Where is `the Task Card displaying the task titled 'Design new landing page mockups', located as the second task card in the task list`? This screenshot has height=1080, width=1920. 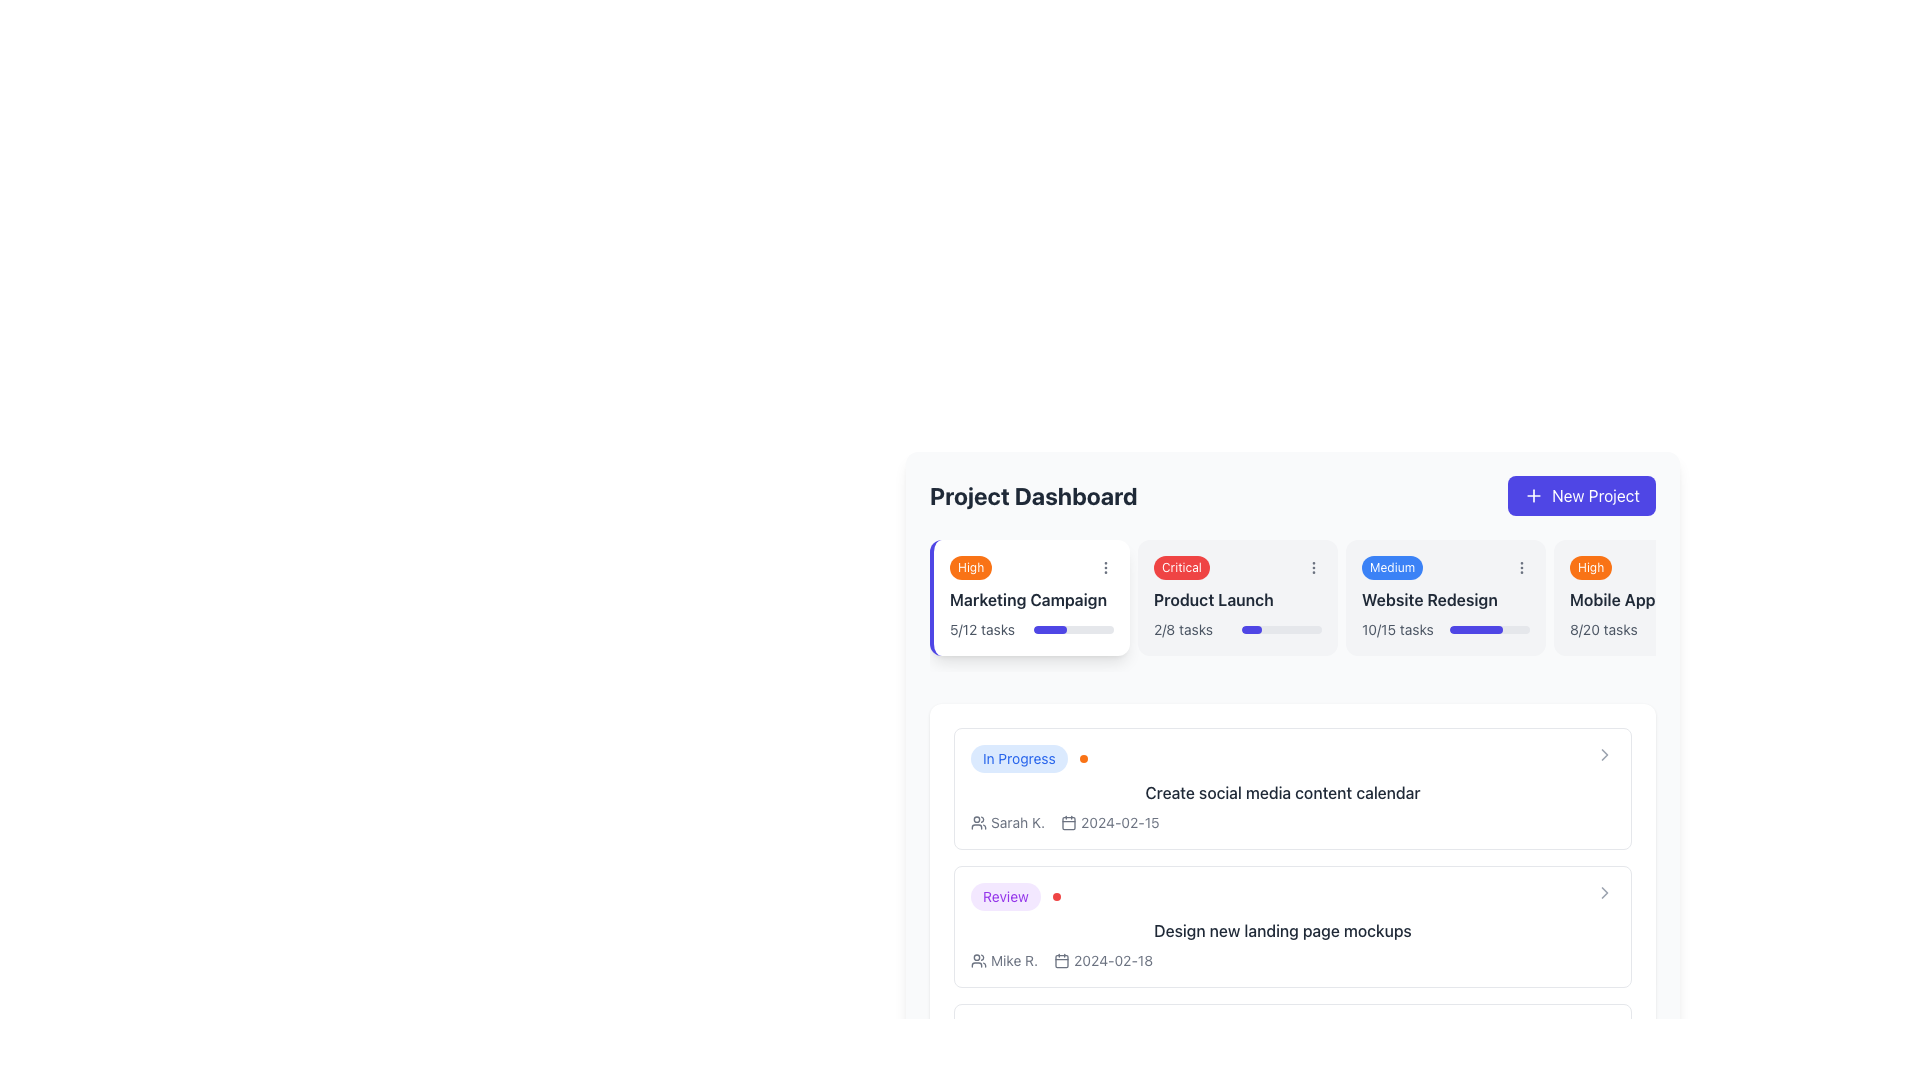
the Task Card displaying the task titled 'Design new landing page mockups', located as the second task card in the task list is located at coordinates (1282, 926).